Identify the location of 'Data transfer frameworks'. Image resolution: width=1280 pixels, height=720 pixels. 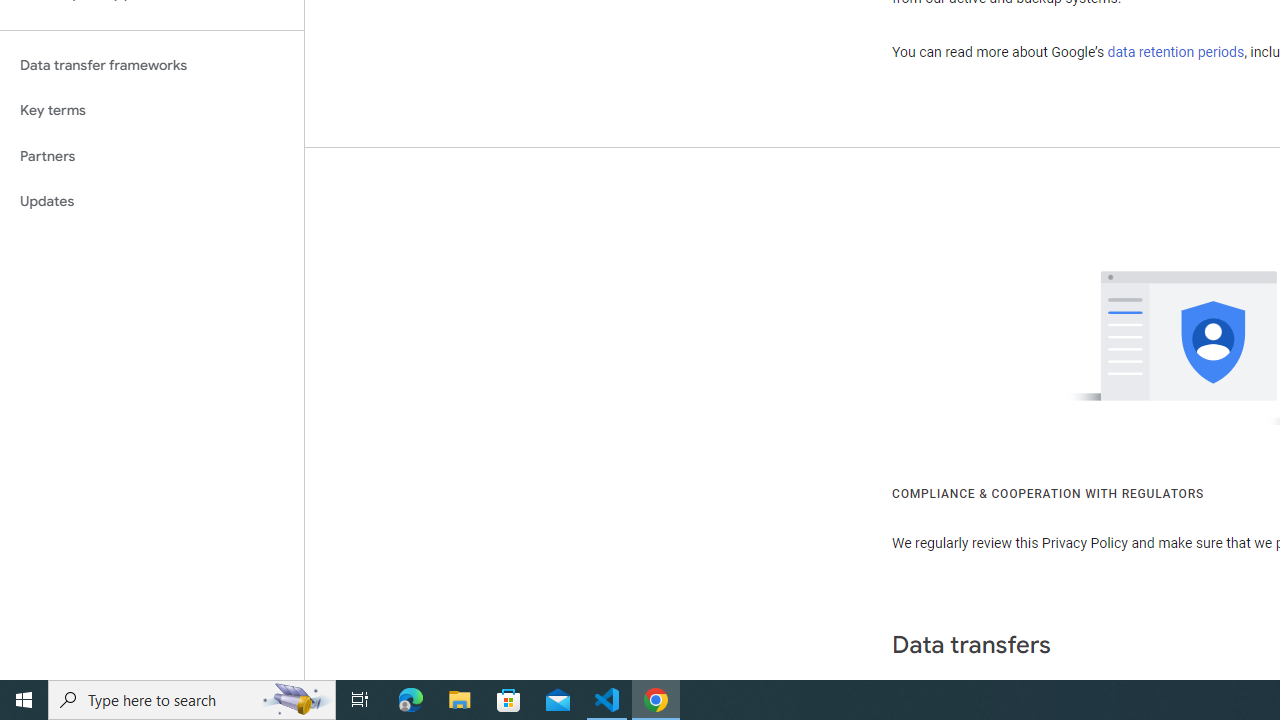
(151, 64).